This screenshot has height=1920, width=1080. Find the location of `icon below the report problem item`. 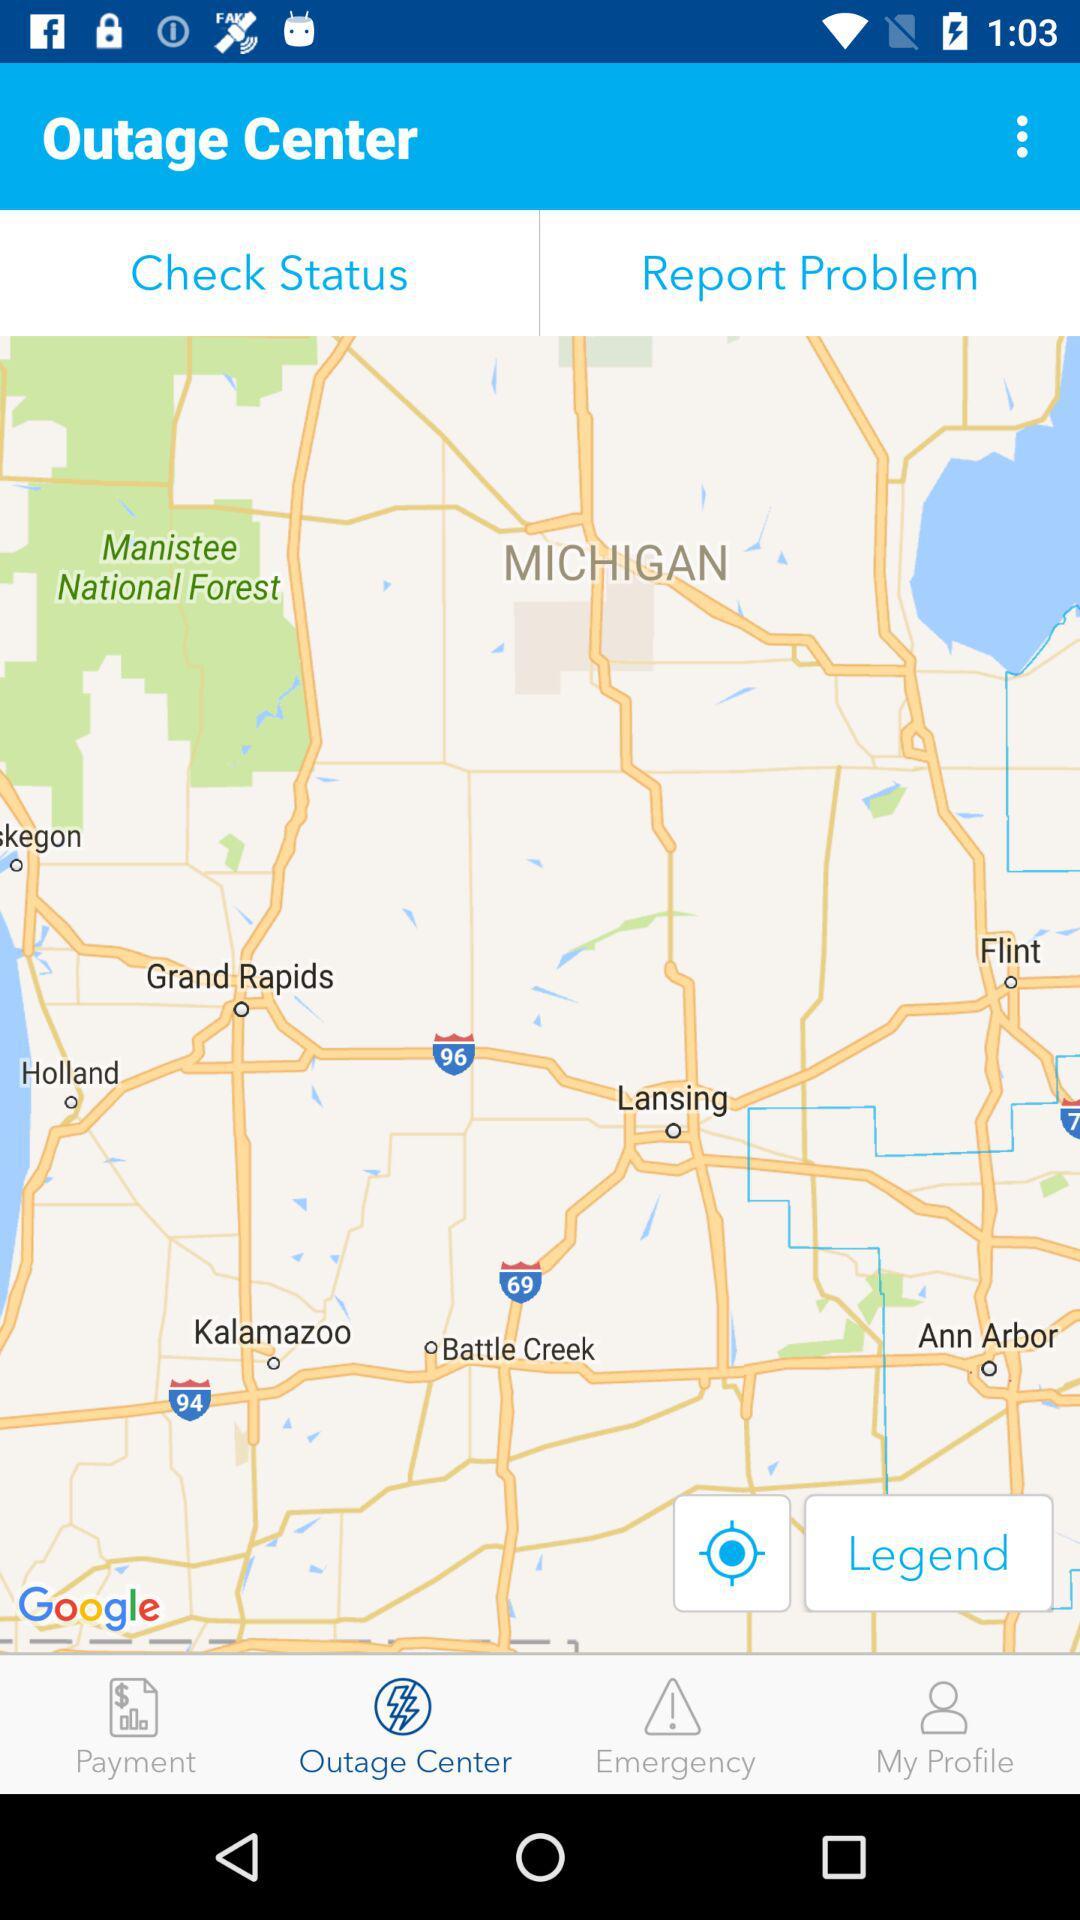

icon below the report problem item is located at coordinates (732, 1552).